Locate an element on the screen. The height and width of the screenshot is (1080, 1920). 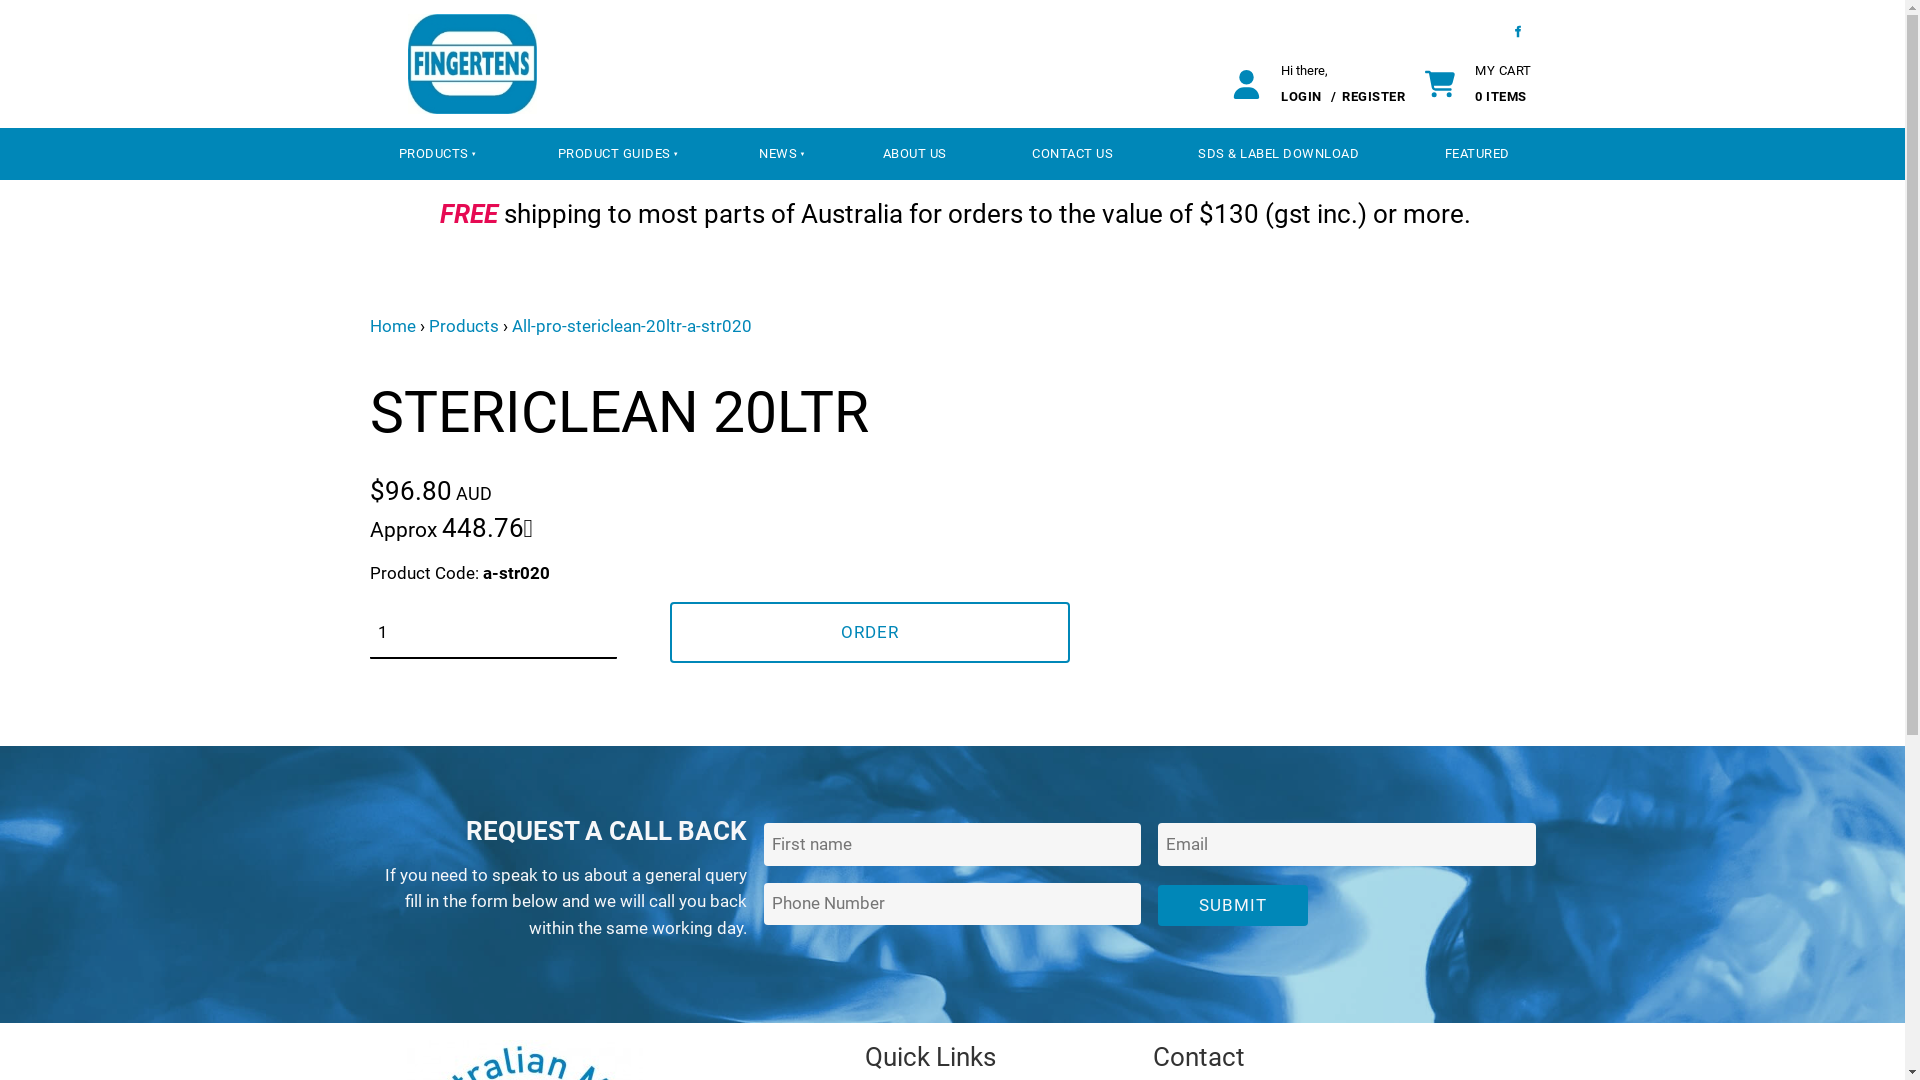
'PRODUCT GUIDES' is located at coordinates (610, 153).